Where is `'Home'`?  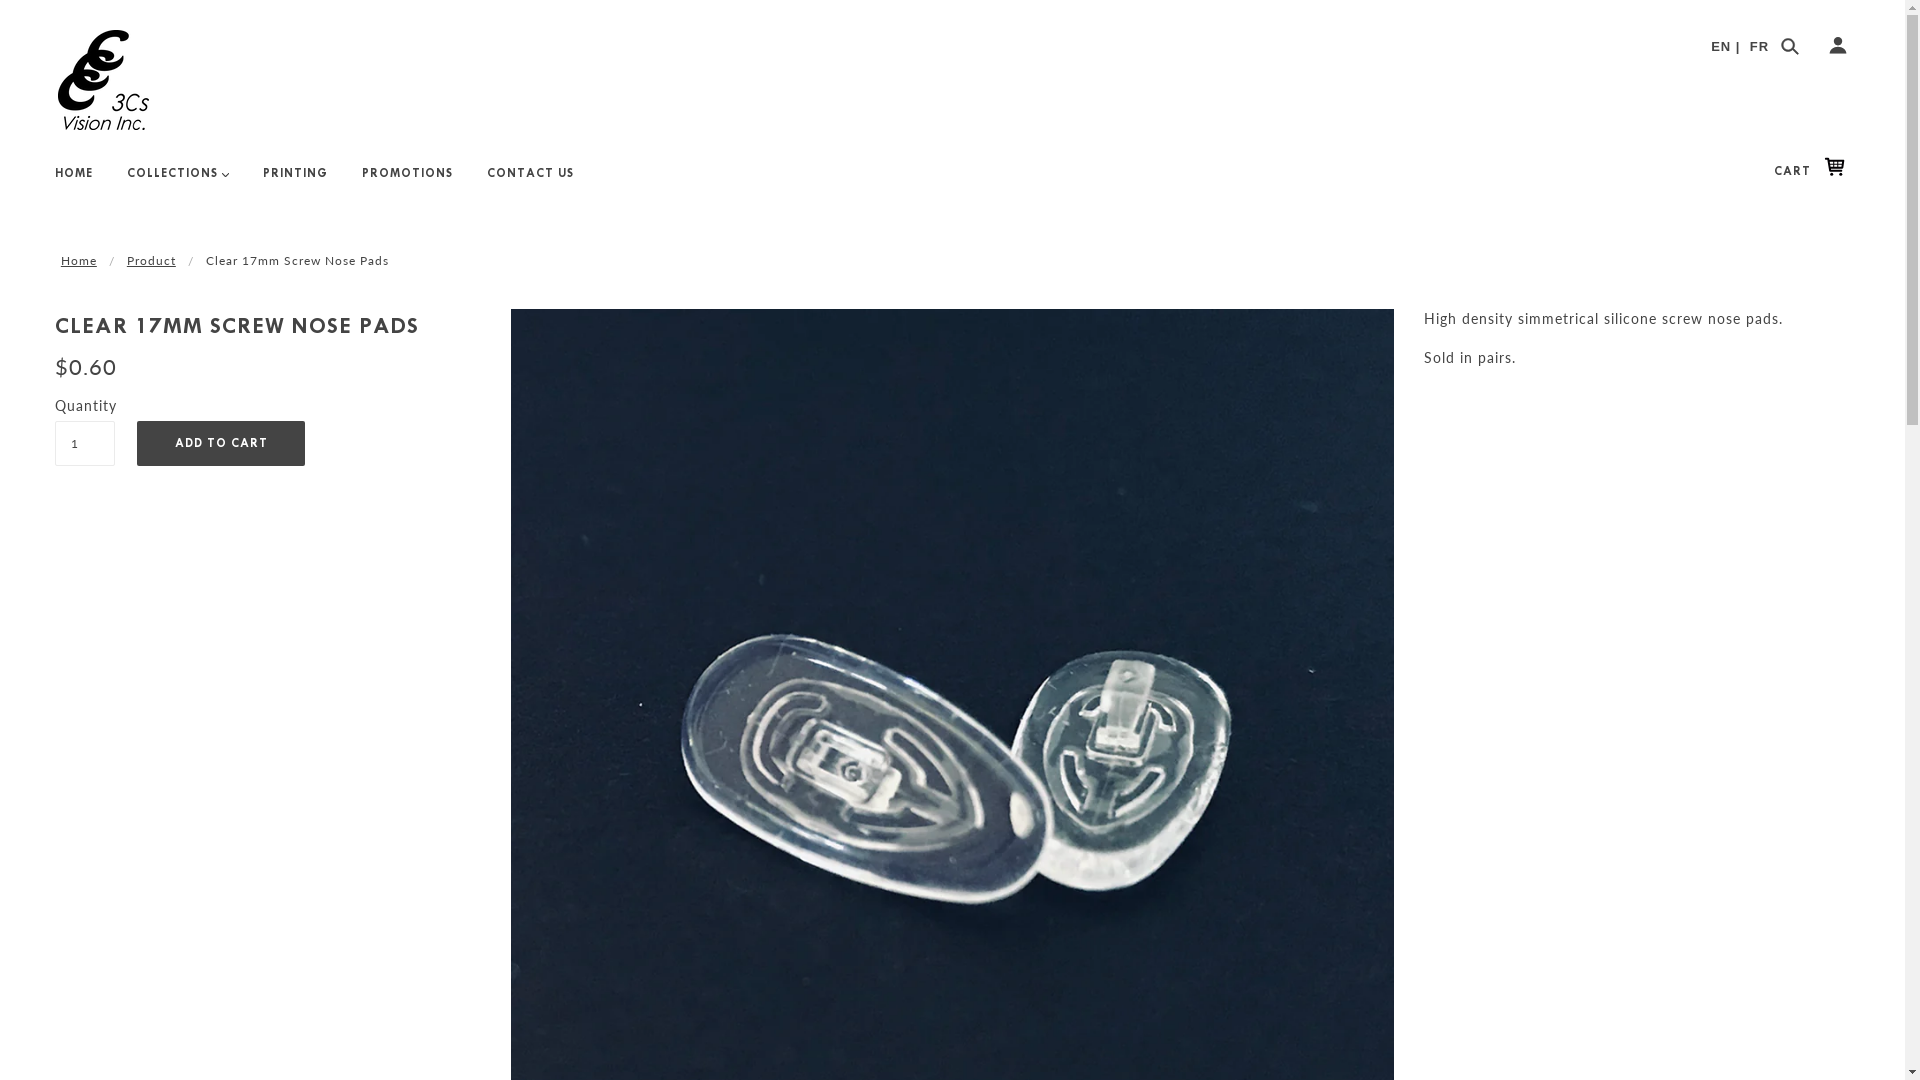
'Home' is located at coordinates (61, 258).